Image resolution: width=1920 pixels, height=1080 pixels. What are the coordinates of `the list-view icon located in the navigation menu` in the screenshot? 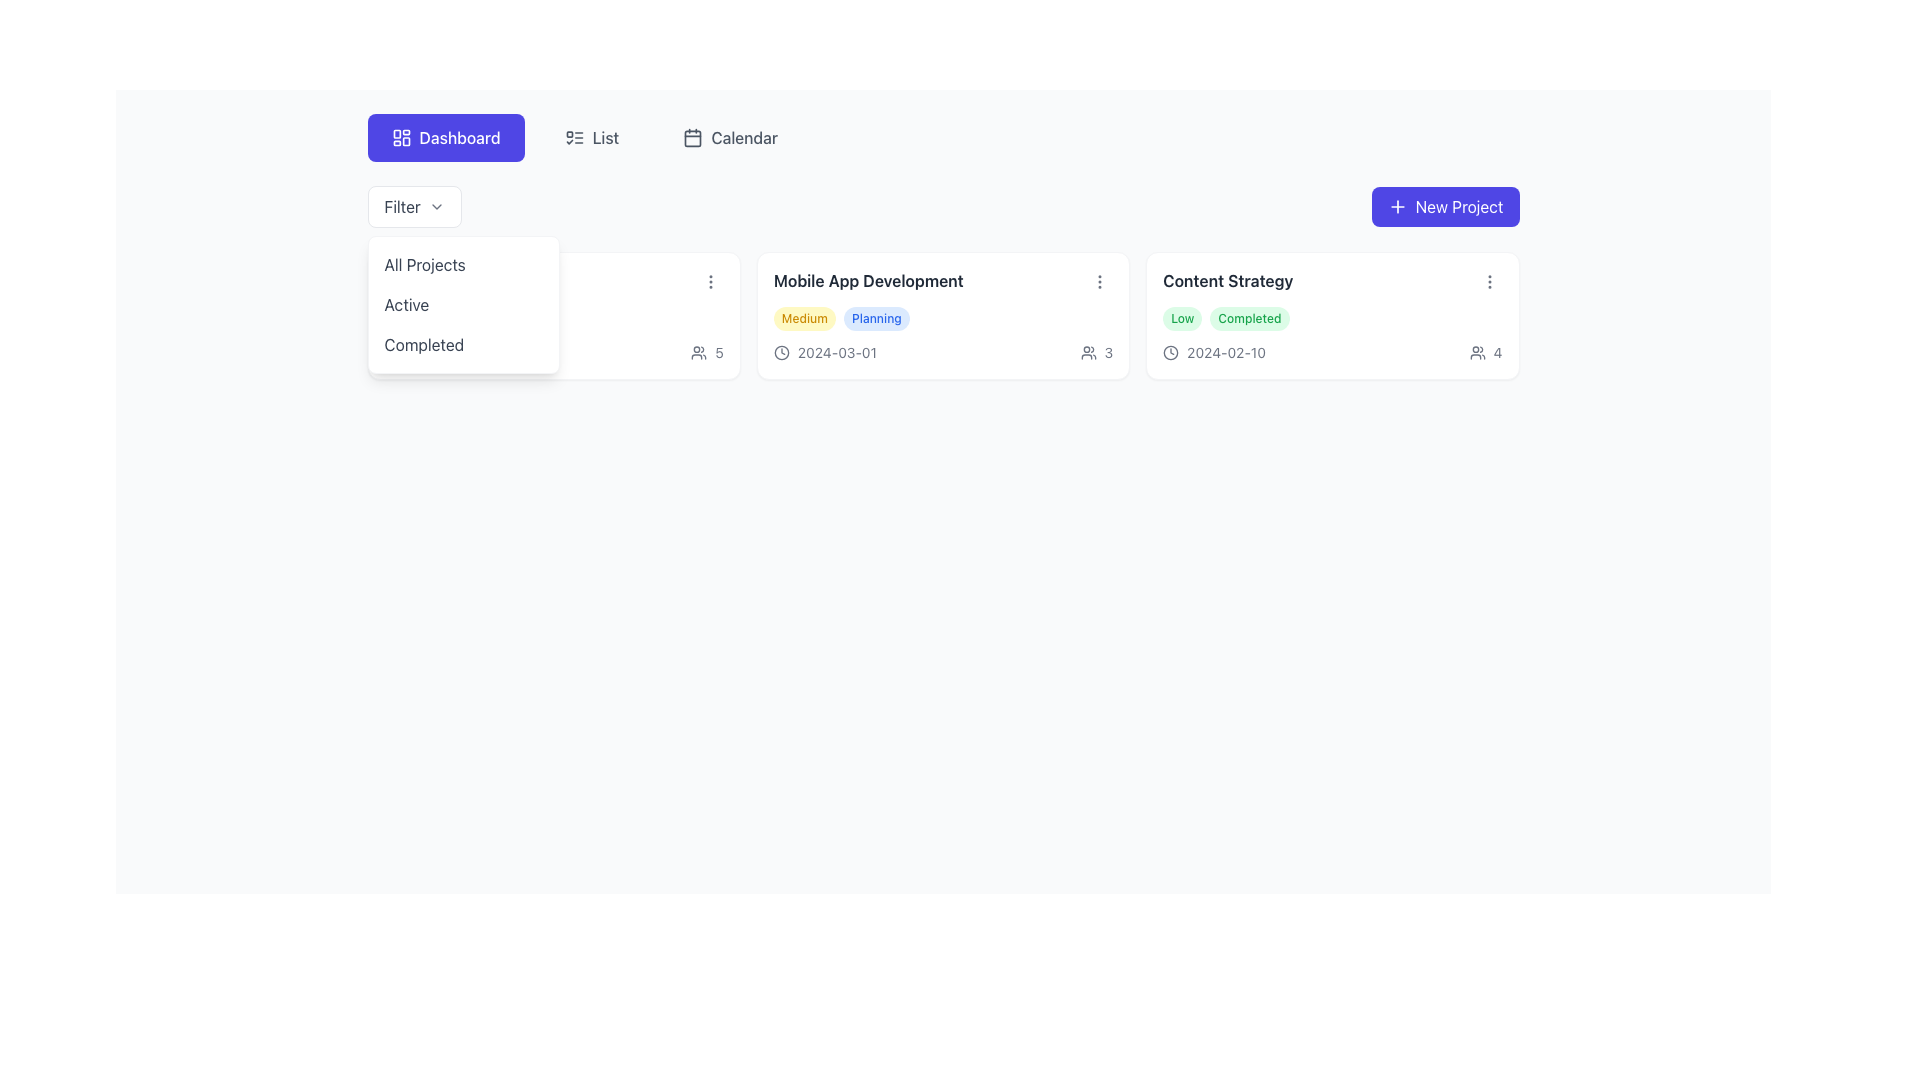 It's located at (573, 137).